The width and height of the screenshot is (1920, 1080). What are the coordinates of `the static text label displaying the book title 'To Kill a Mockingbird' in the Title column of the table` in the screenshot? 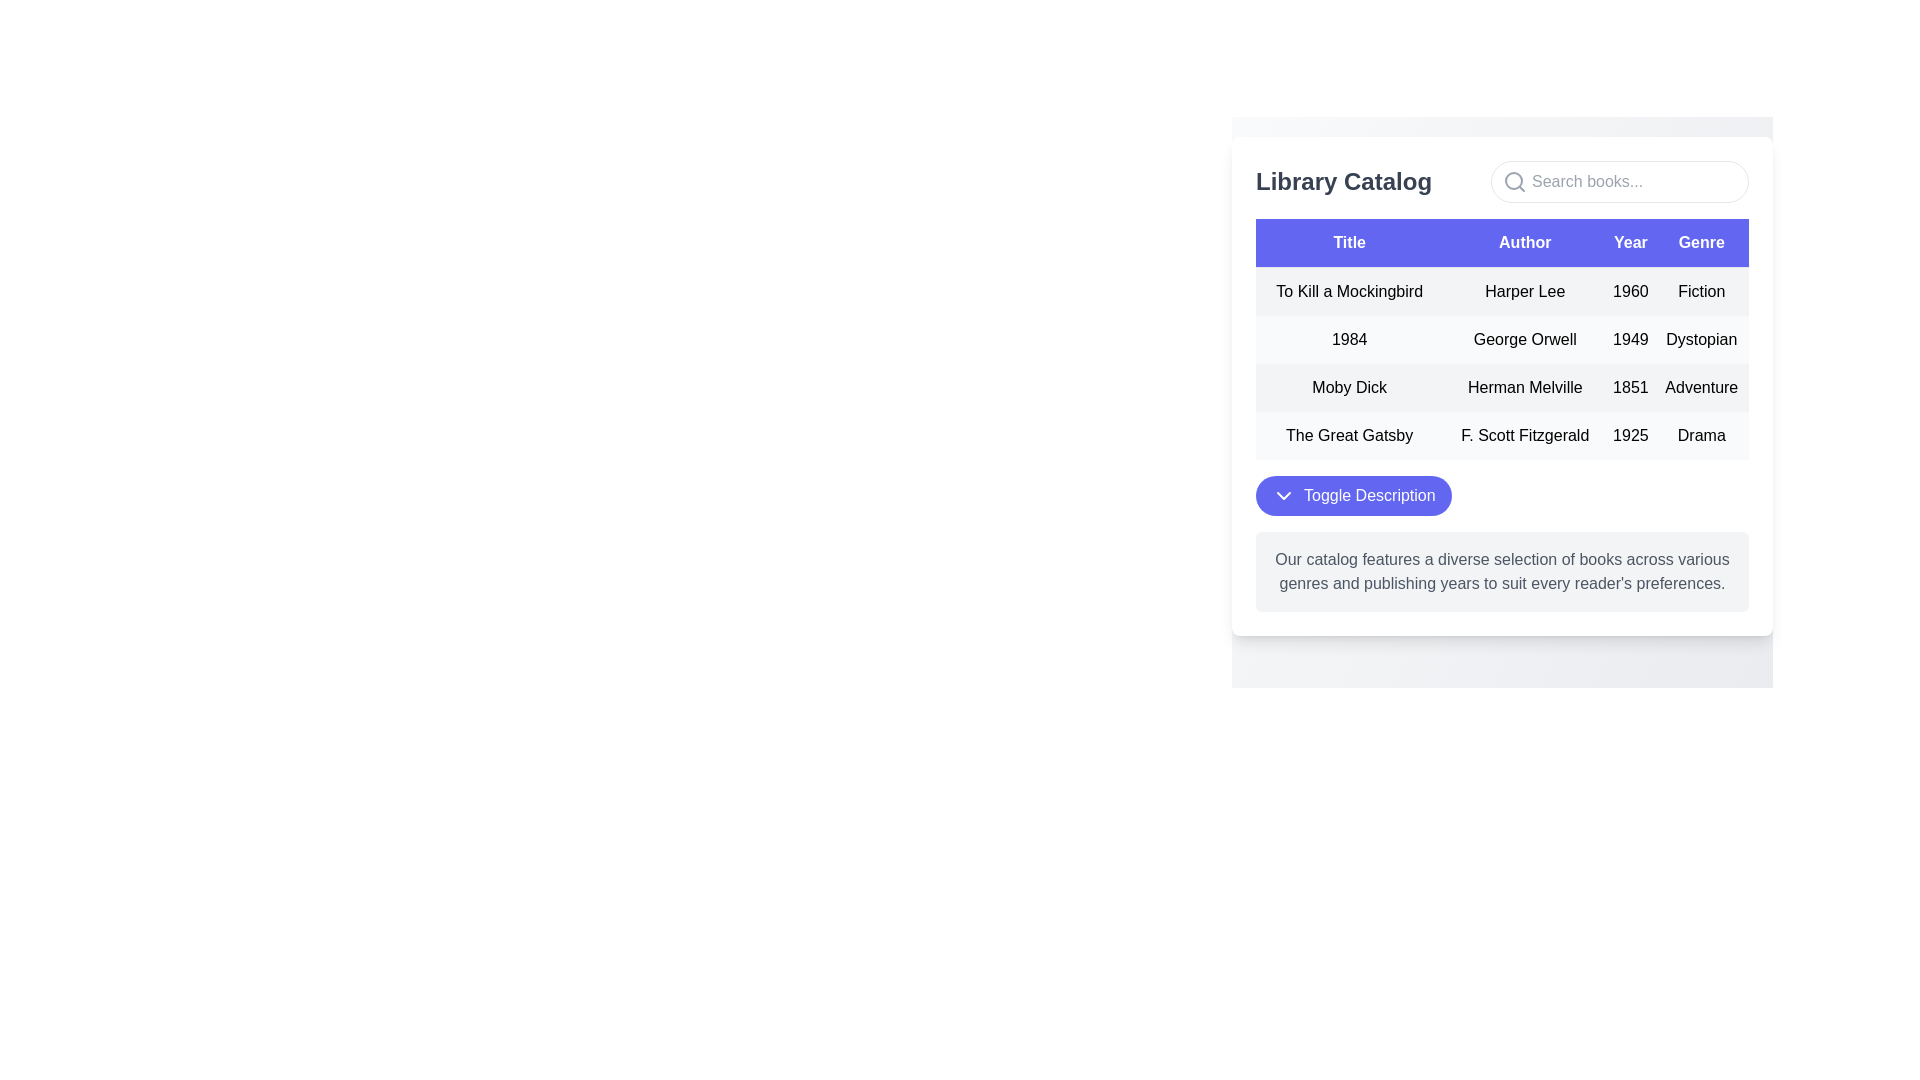 It's located at (1349, 291).